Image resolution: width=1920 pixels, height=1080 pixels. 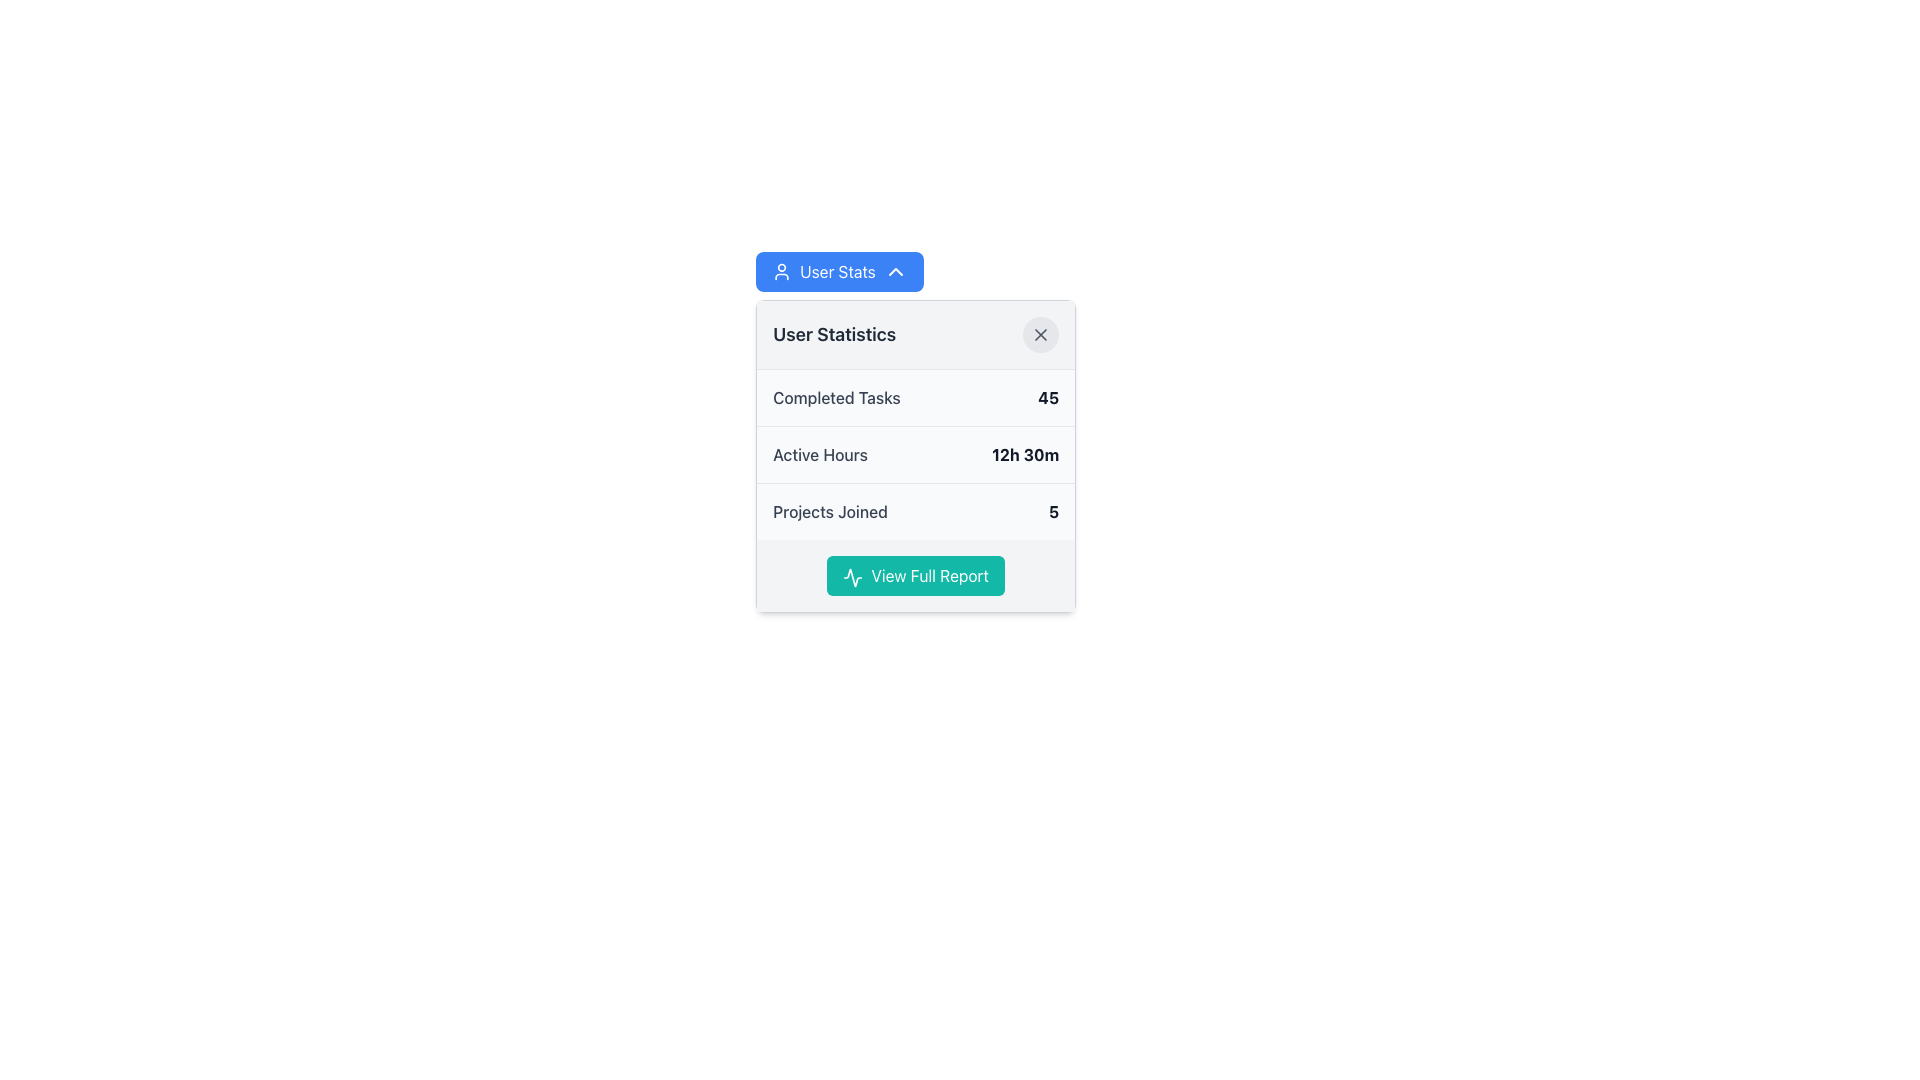 What do you see at coordinates (840, 272) in the screenshot?
I see `the 'User Stats' button, which has a blue background, white text, and is located at the top of a popup interface` at bounding box center [840, 272].